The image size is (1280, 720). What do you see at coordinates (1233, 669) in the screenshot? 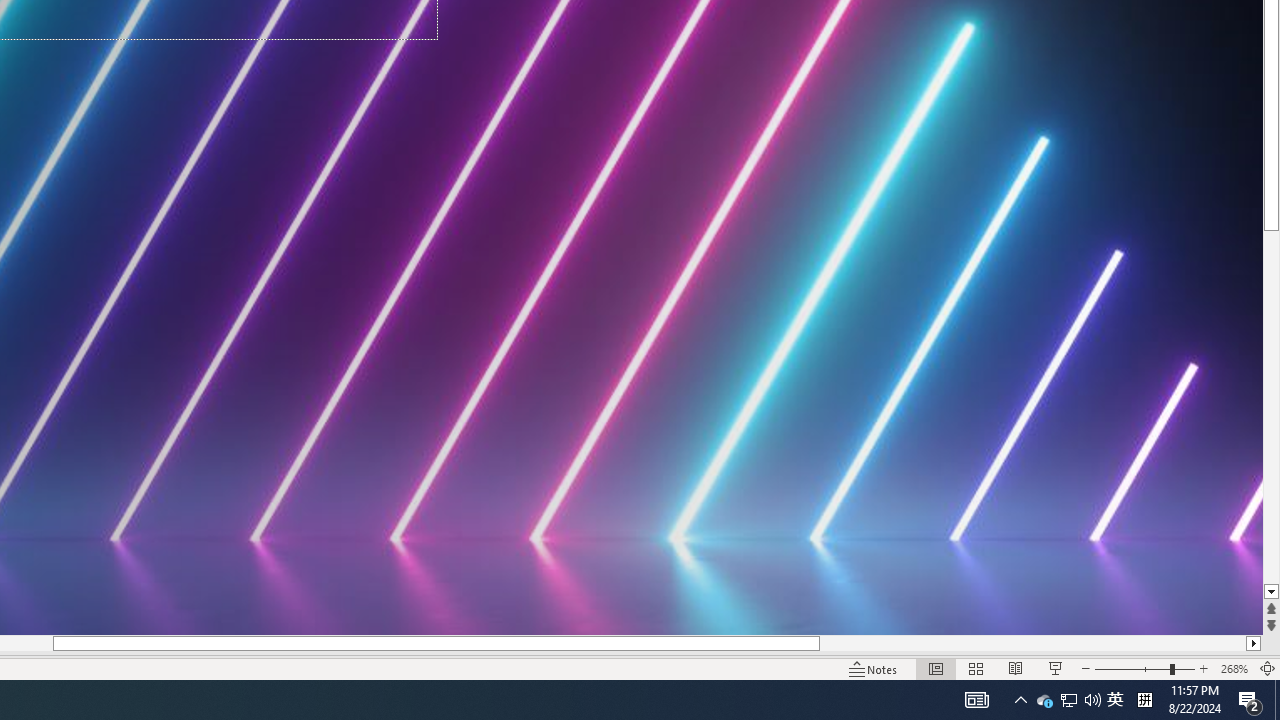
I see `'Zoom 268%'` at bounding box center [1233, 669].